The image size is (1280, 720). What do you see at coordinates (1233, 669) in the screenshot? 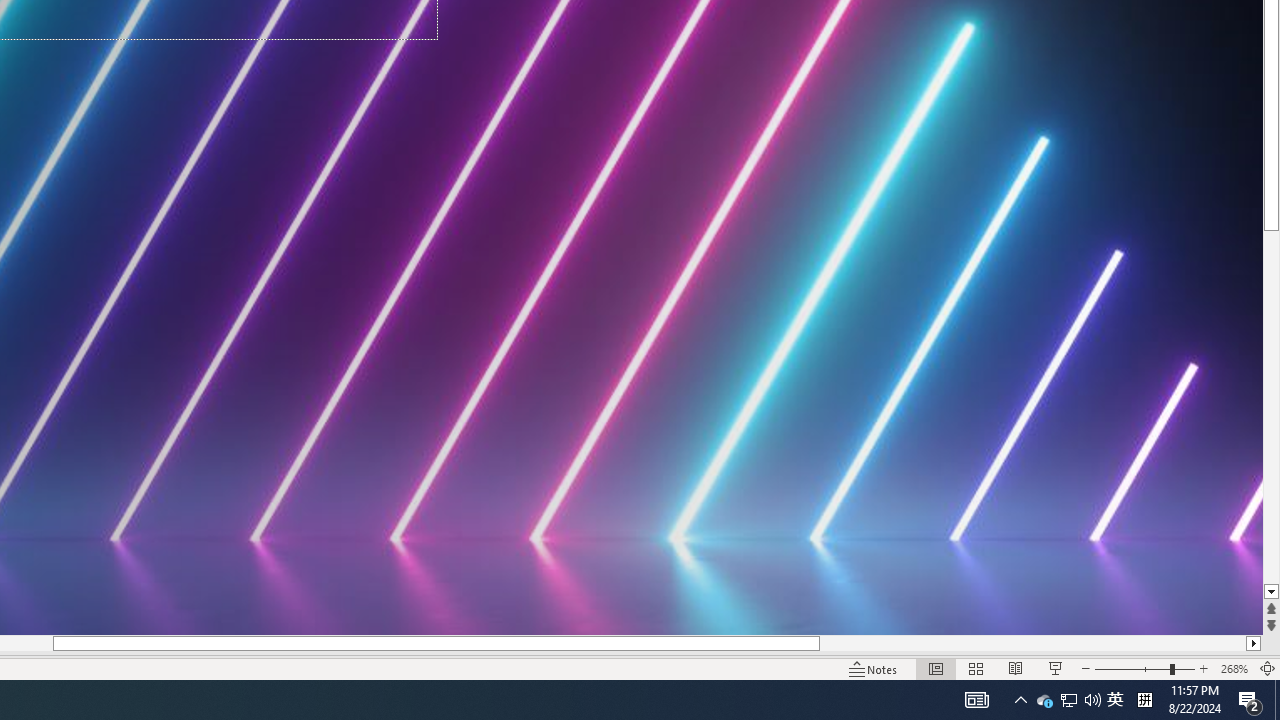
I see `'Zoom 268%'` at bounding box center [1233, 669].